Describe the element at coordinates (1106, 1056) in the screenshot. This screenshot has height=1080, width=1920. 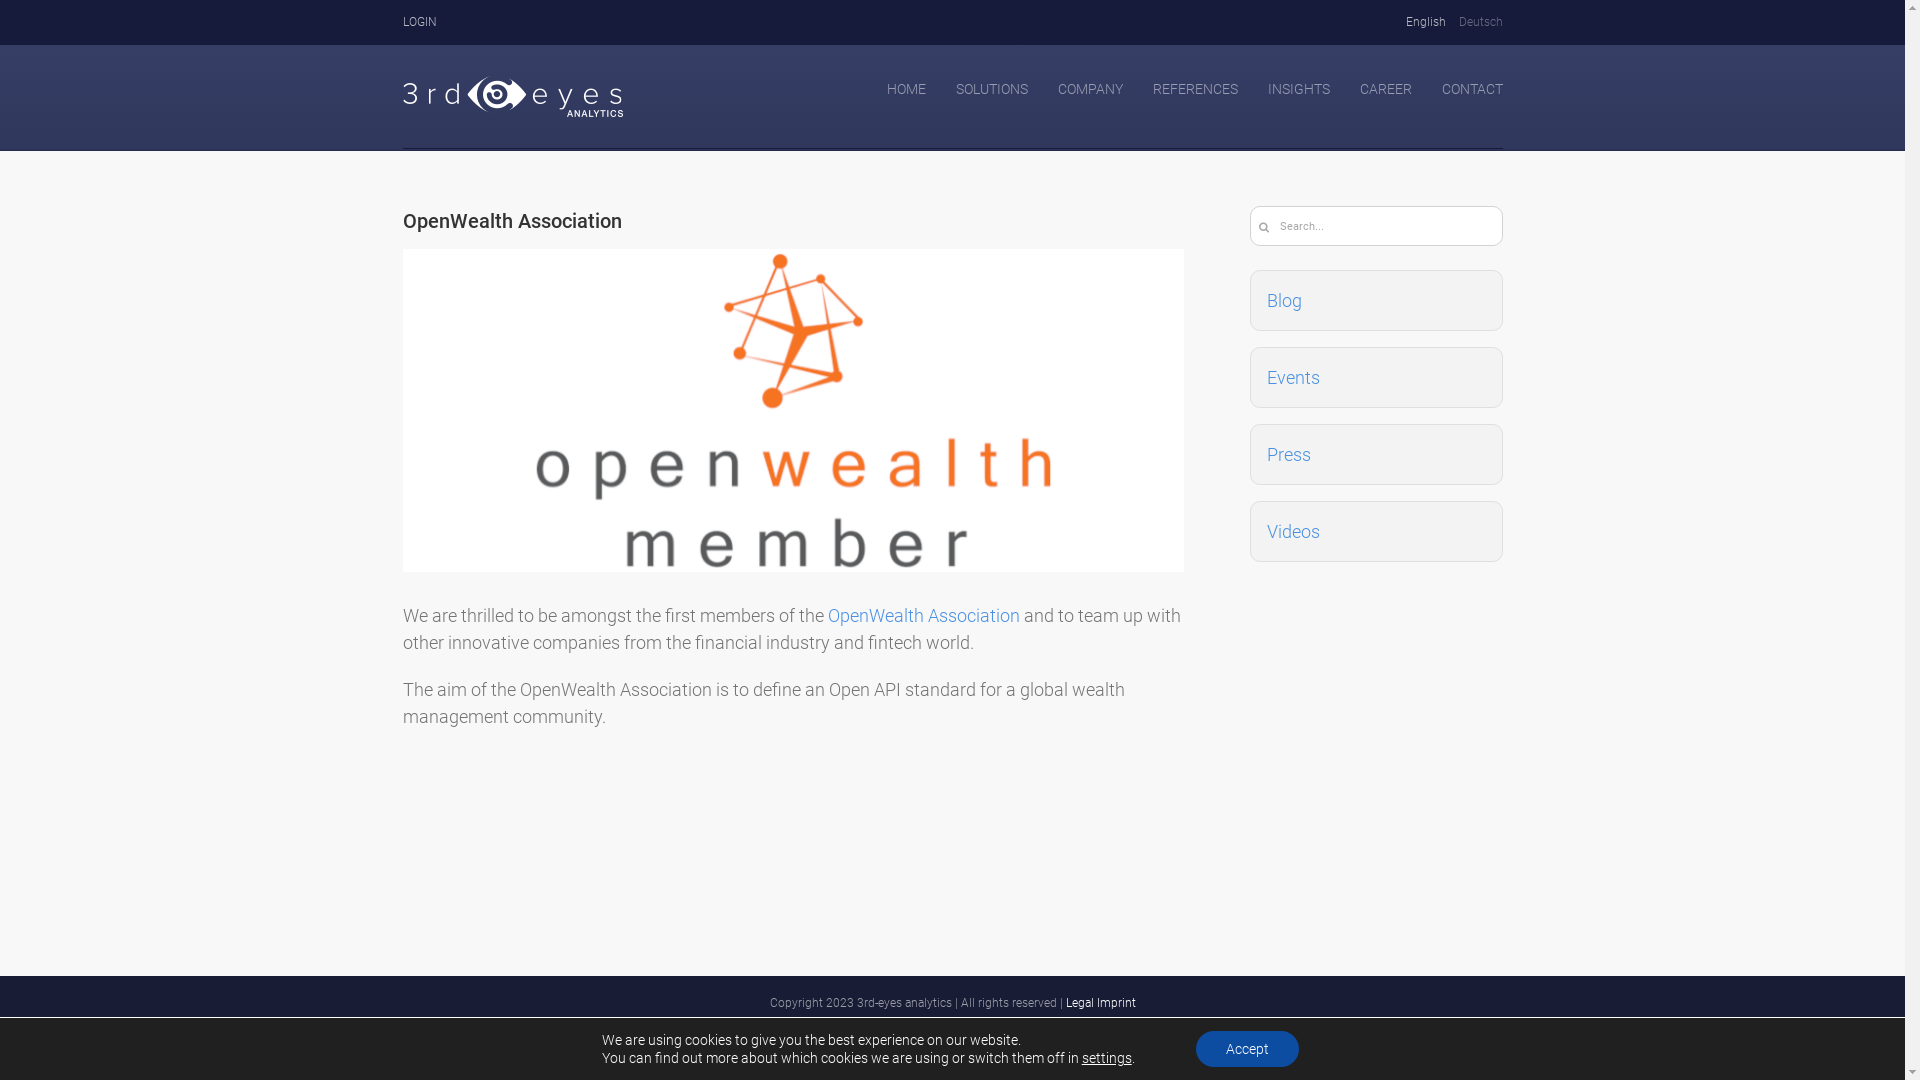
I see `'settings'` at that location.